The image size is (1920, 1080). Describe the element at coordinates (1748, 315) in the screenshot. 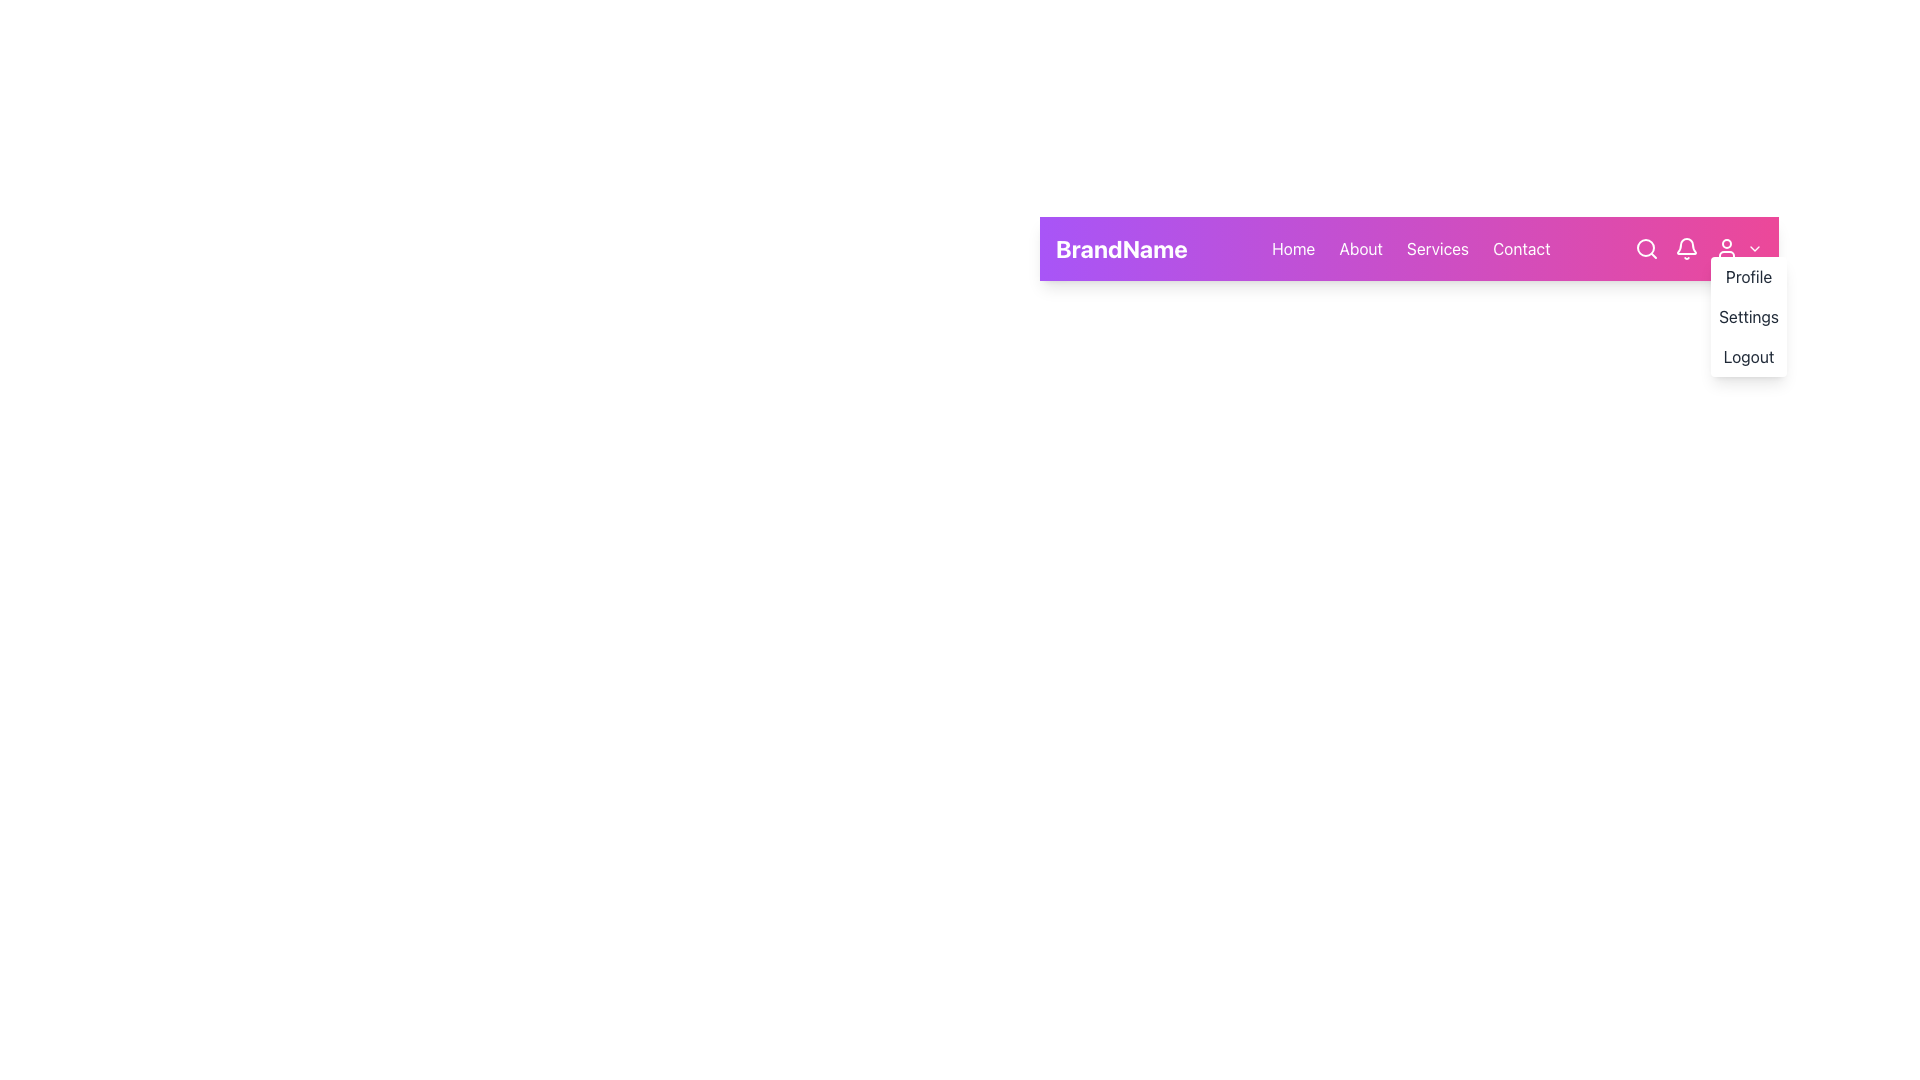

I see `the 'Settings' option in the dropdown menu located at the upper right section of the interface, which is the second item in the menu` at that location.